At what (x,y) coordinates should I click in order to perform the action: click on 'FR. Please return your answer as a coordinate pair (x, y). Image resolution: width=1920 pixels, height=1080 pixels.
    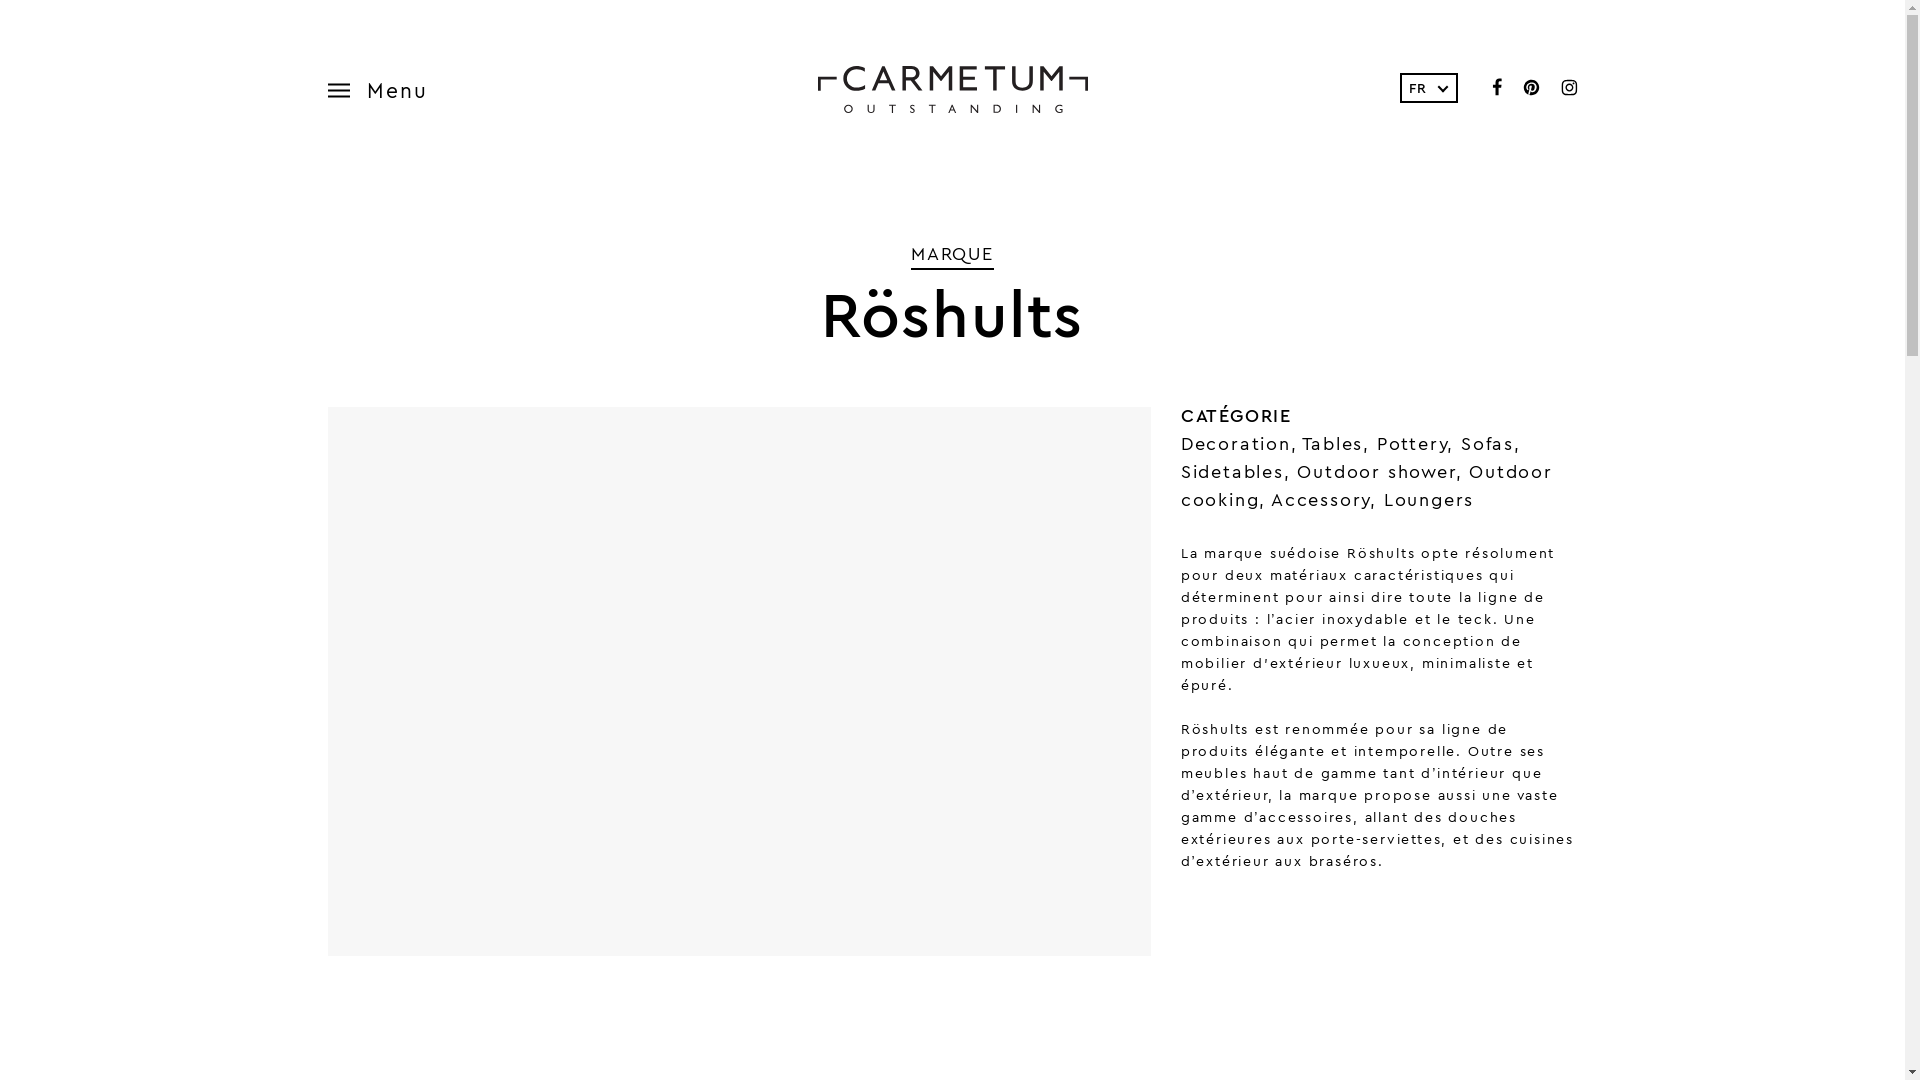
    Looking at the image, I should click on (1399, 87).